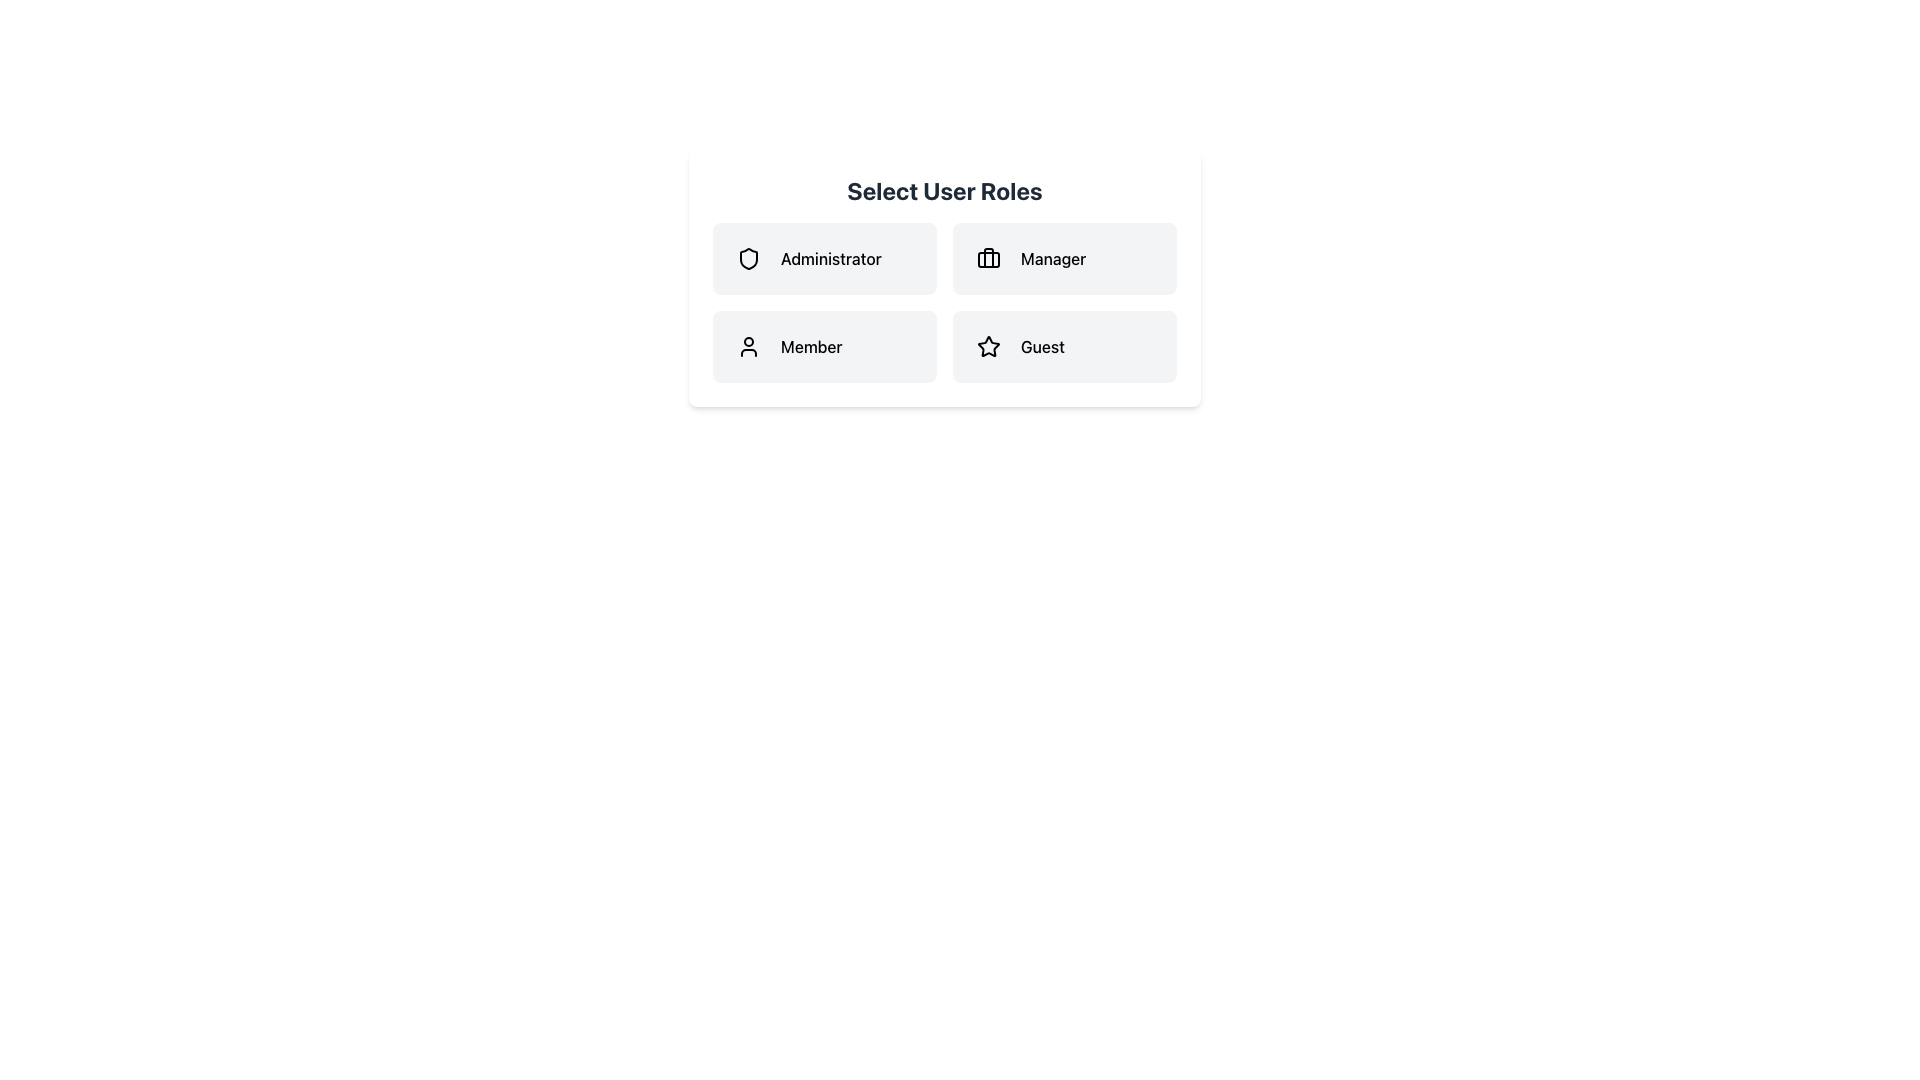  Describe the element at coordinates (831, 257) in the screenshot. I see `the static text label for the 'Administrator' role option, which provides information about the role selection card, located in the top-left quadrant of the role selection grid` at that location.